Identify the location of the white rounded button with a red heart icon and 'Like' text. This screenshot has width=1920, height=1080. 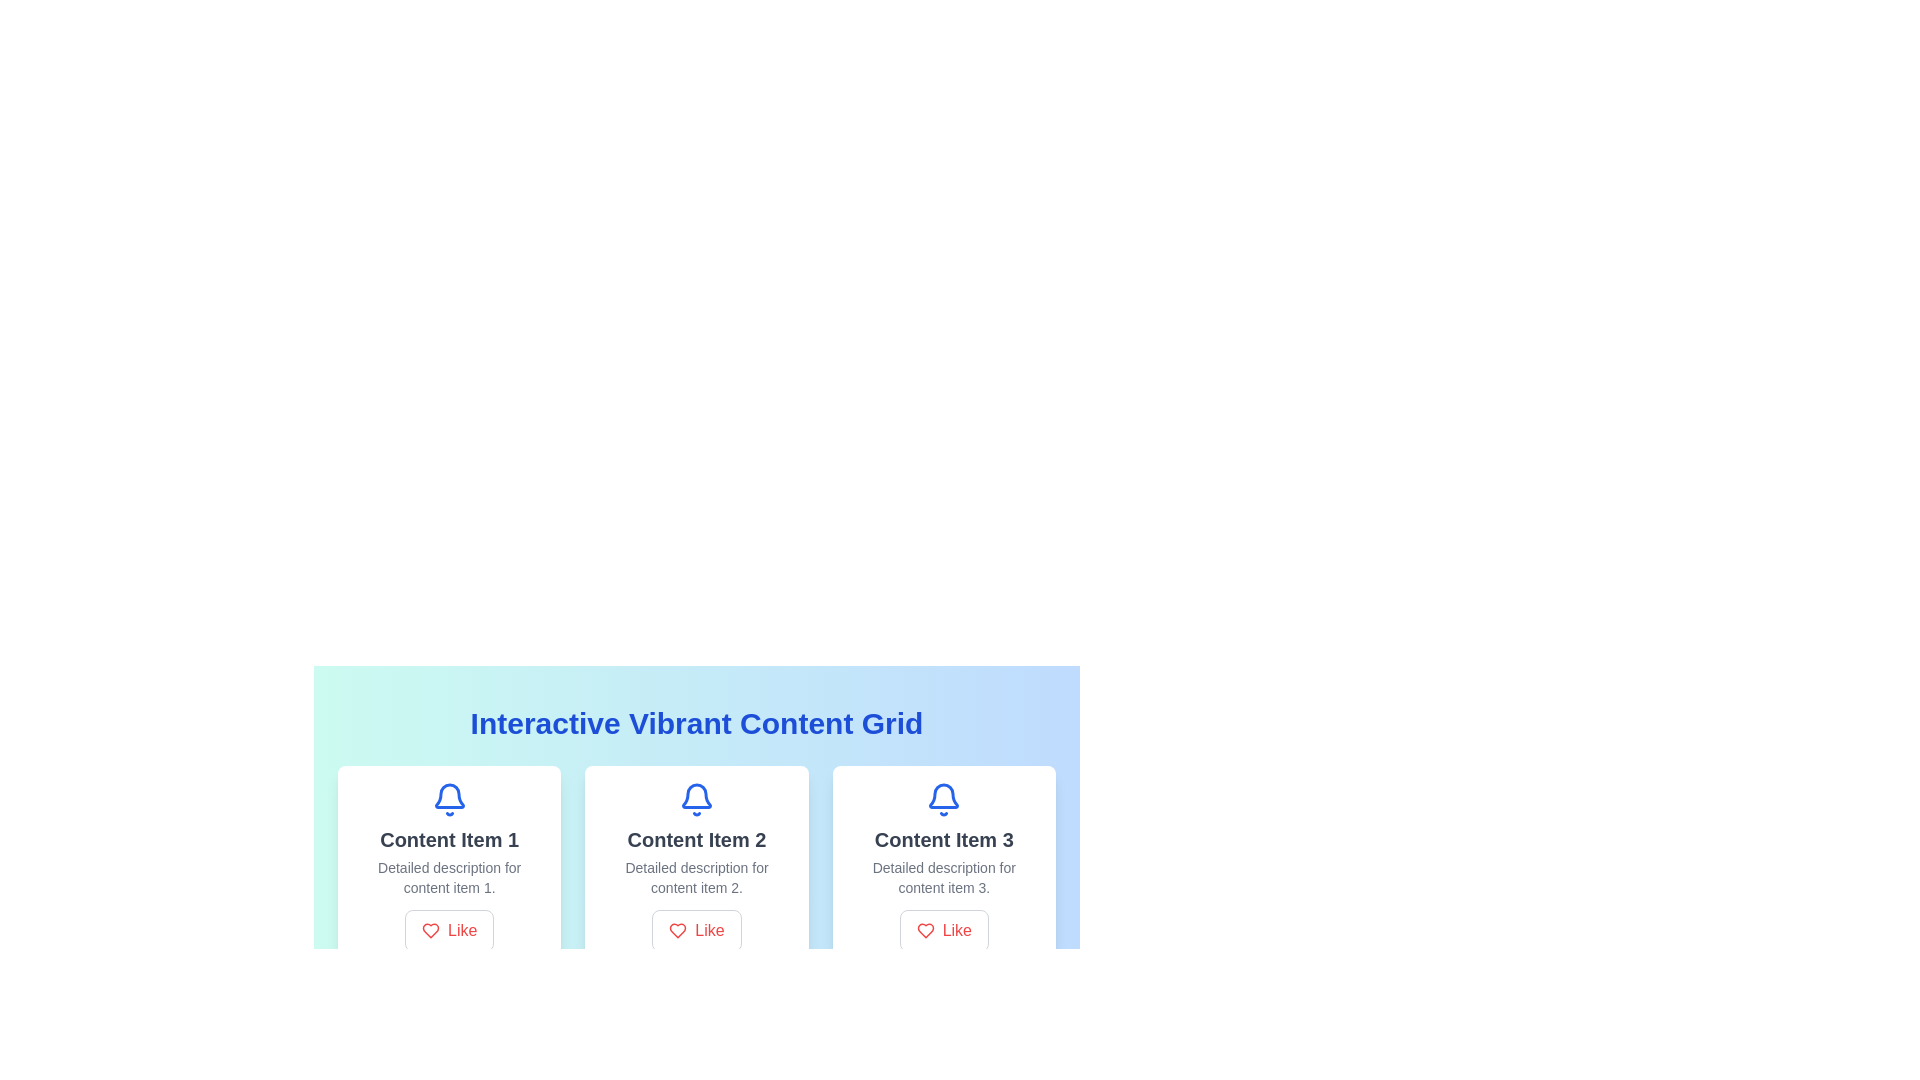
(448, 930).